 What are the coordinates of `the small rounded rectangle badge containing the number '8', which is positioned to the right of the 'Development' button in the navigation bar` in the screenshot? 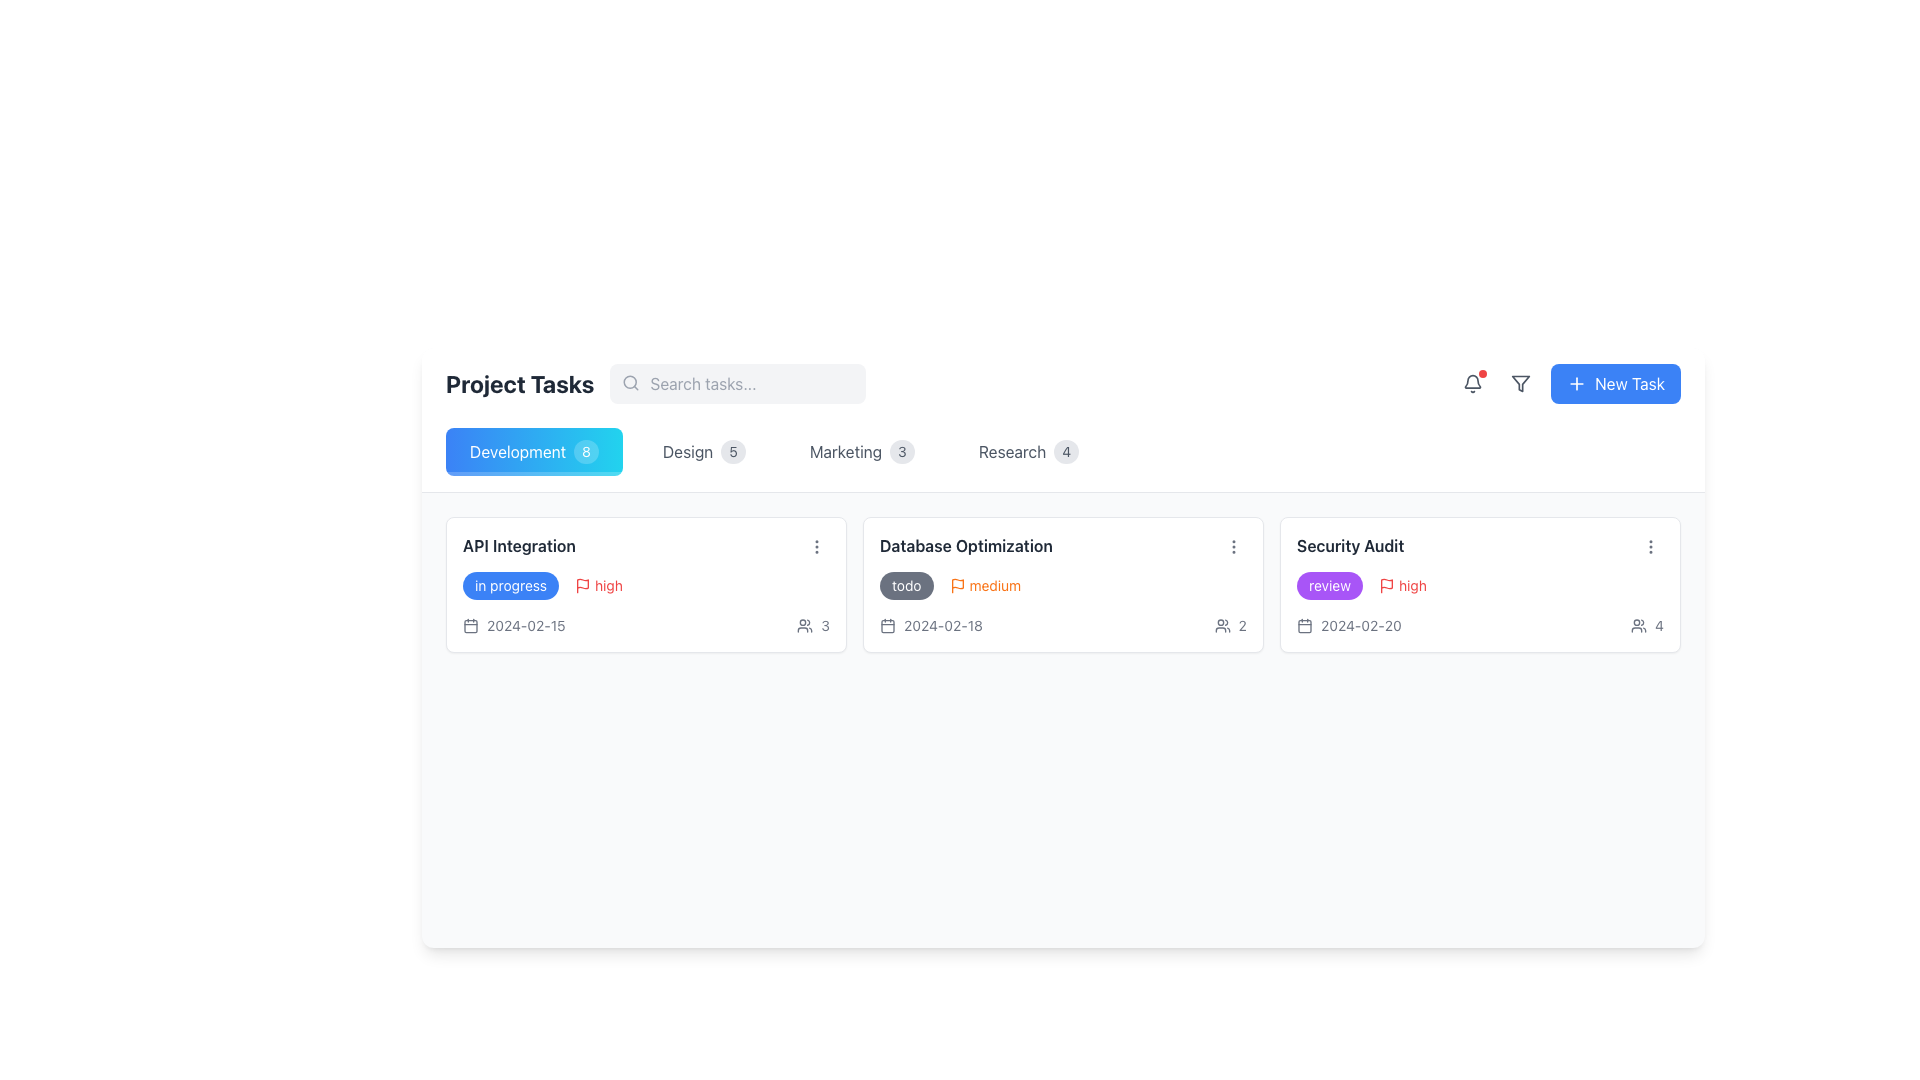 It's located at (585, 451).